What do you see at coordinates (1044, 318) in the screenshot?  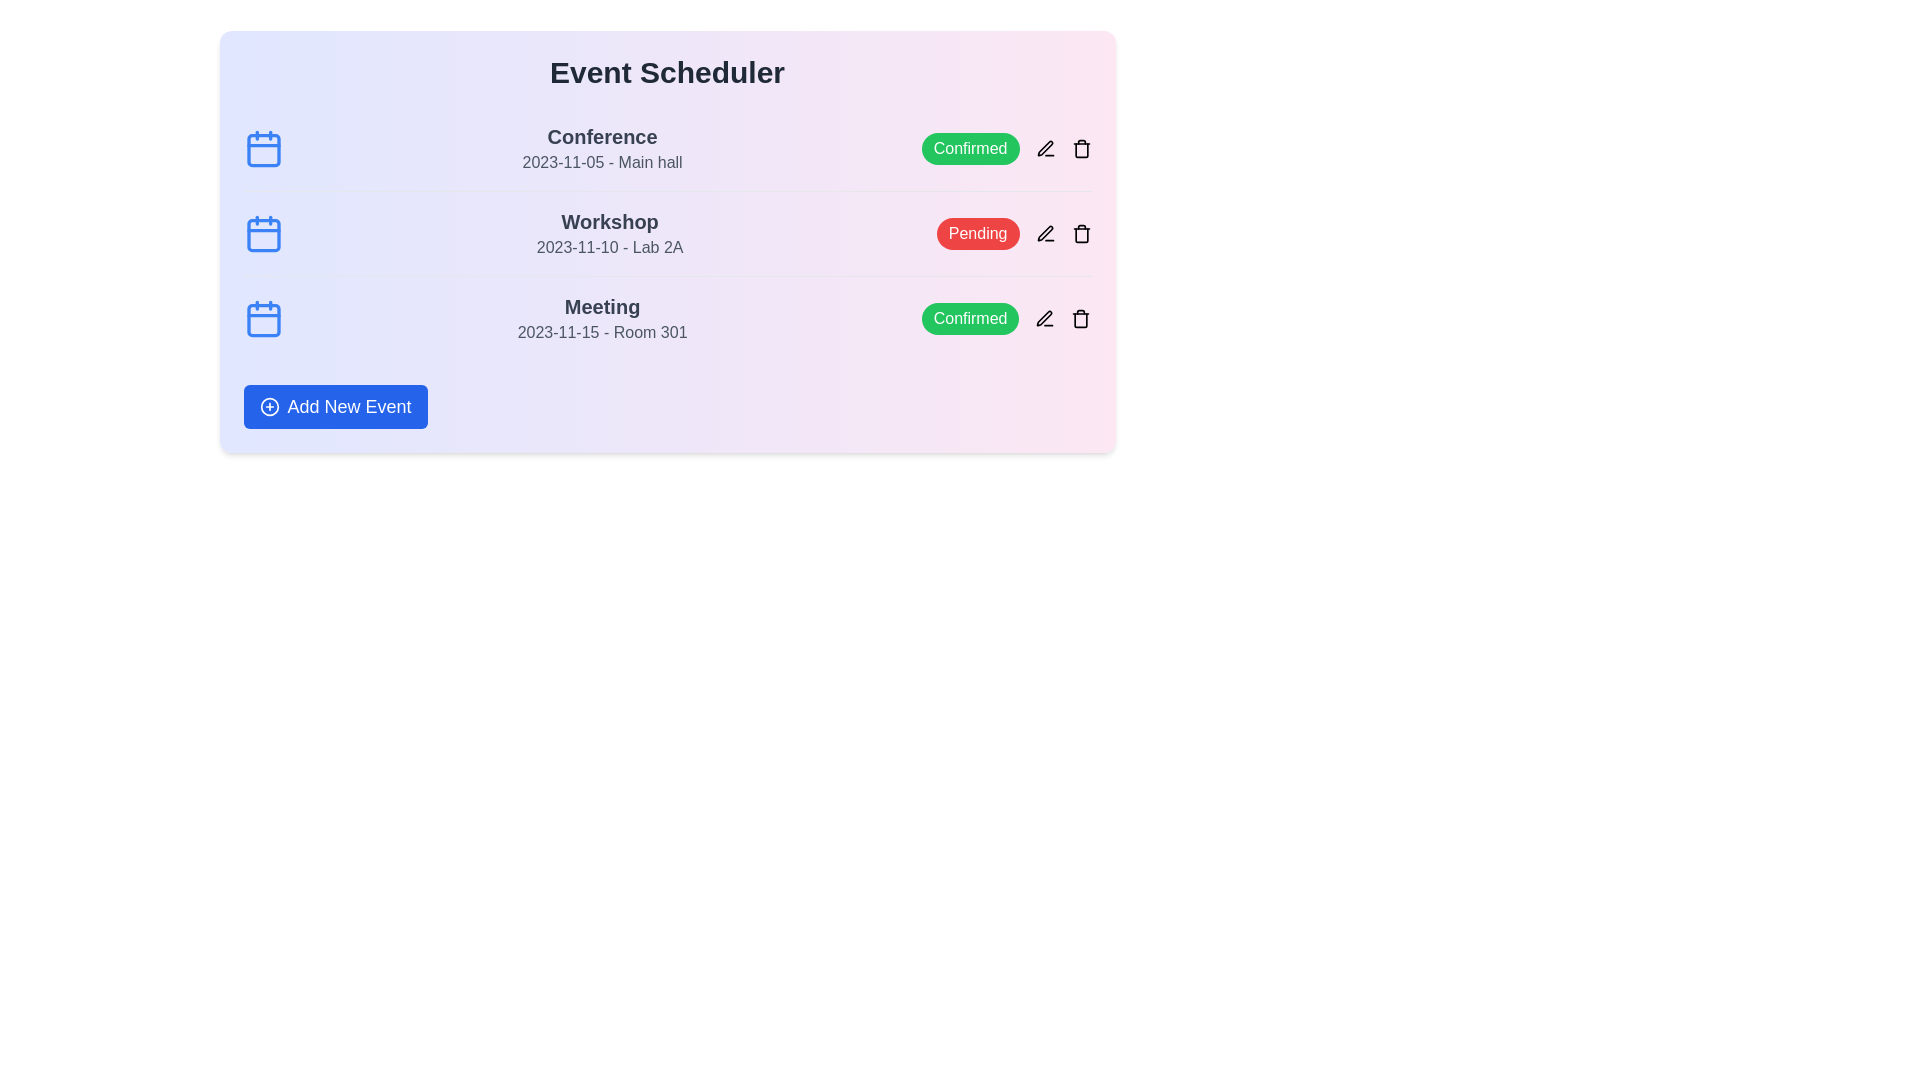 I see `the Edit Action Icon Button, which resembles a pen tool on a light pink background, located next to the 'Confirmed' label of the 'Meeting' event` at bounding box center [1044, 318].